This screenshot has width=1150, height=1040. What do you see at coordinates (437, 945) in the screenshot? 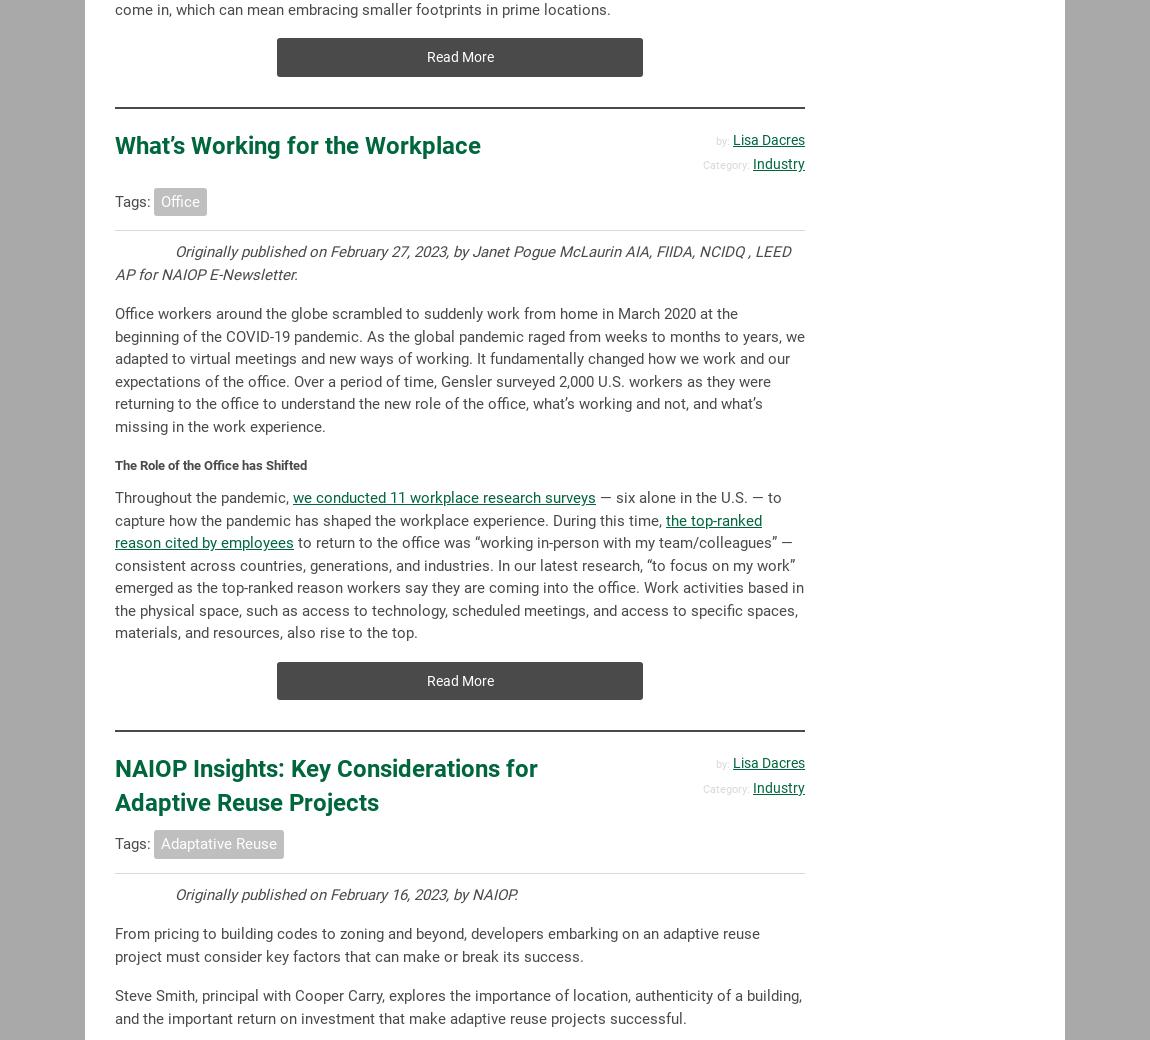
I see `'From pricing to building codes to zoning and beyond, developers embarking on an adaptive reuse project must consider key factors that can make or break its success.'` at bounding box center [437, 945].